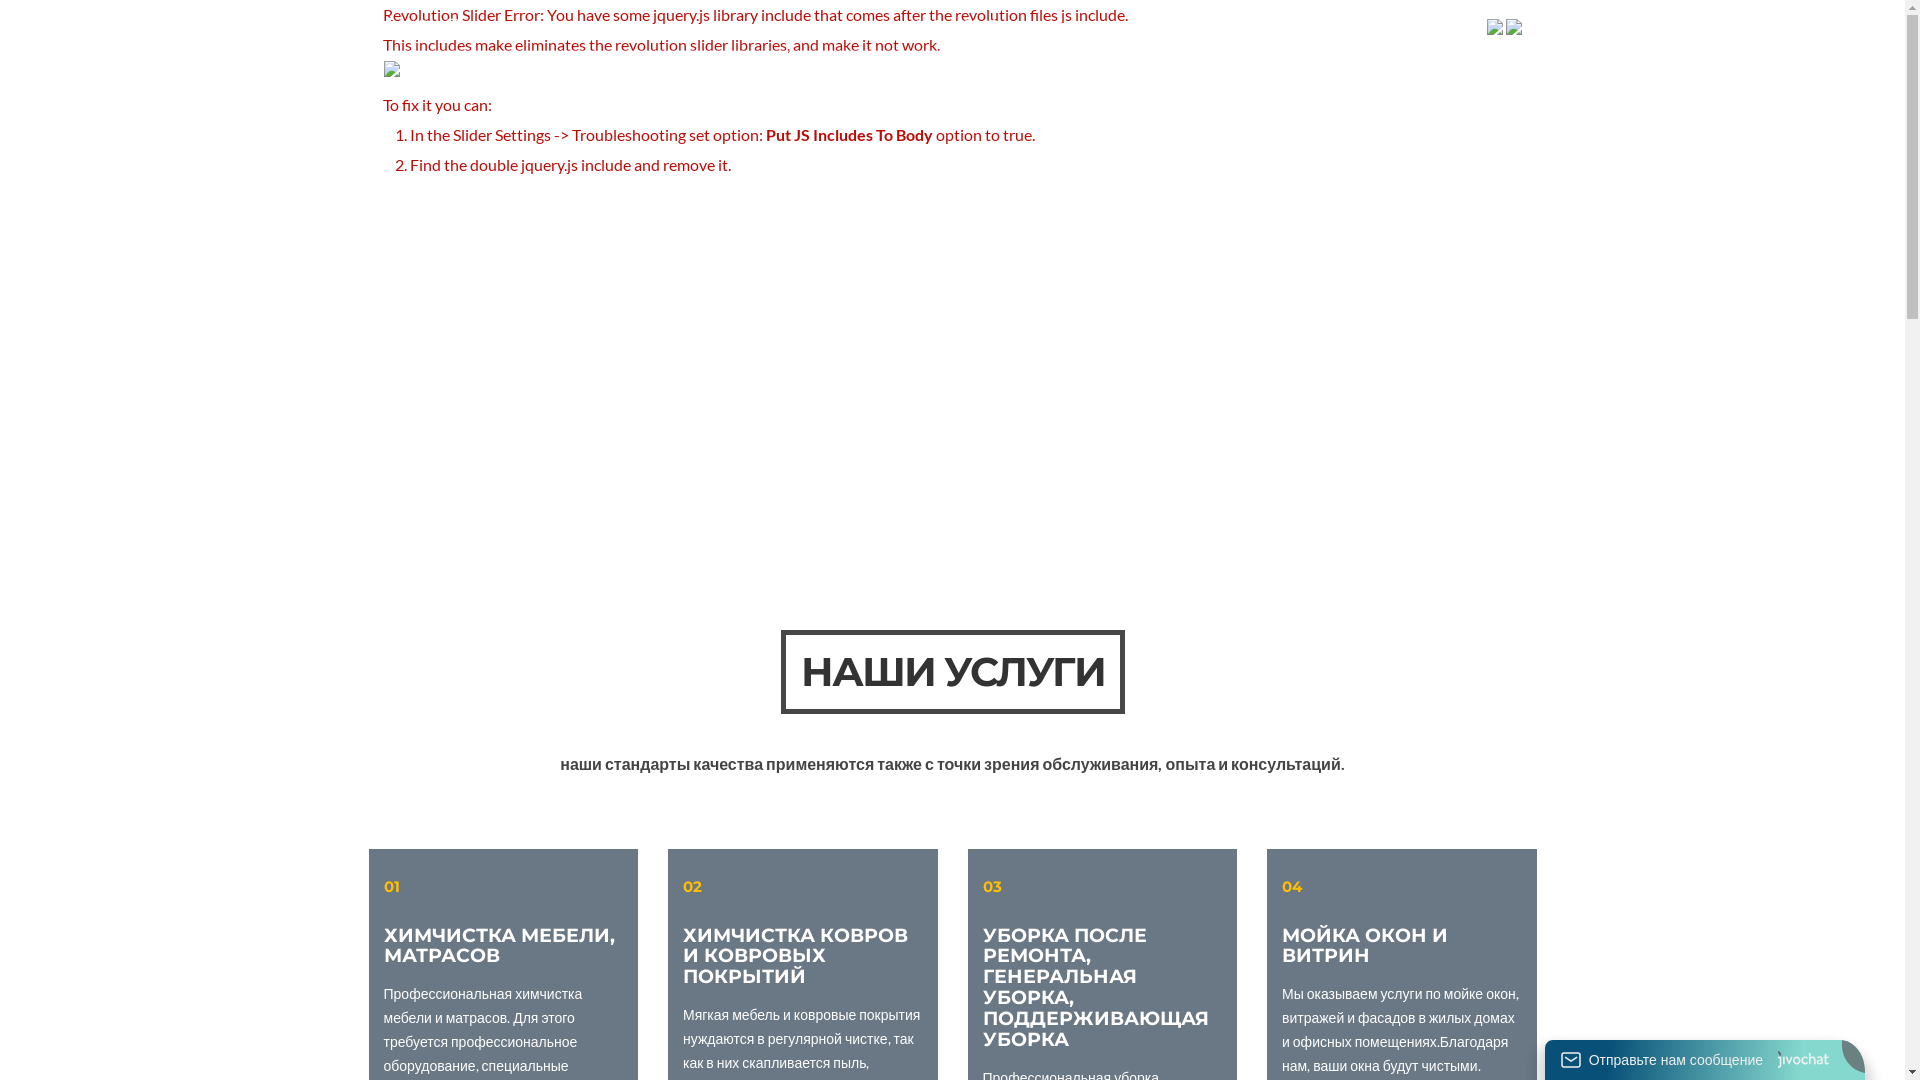 The image size is (1920, 1080). Describe the element at coordinates (1422, 24) in the screenshot. I see `'+375 29 2 787 787'` at that location.